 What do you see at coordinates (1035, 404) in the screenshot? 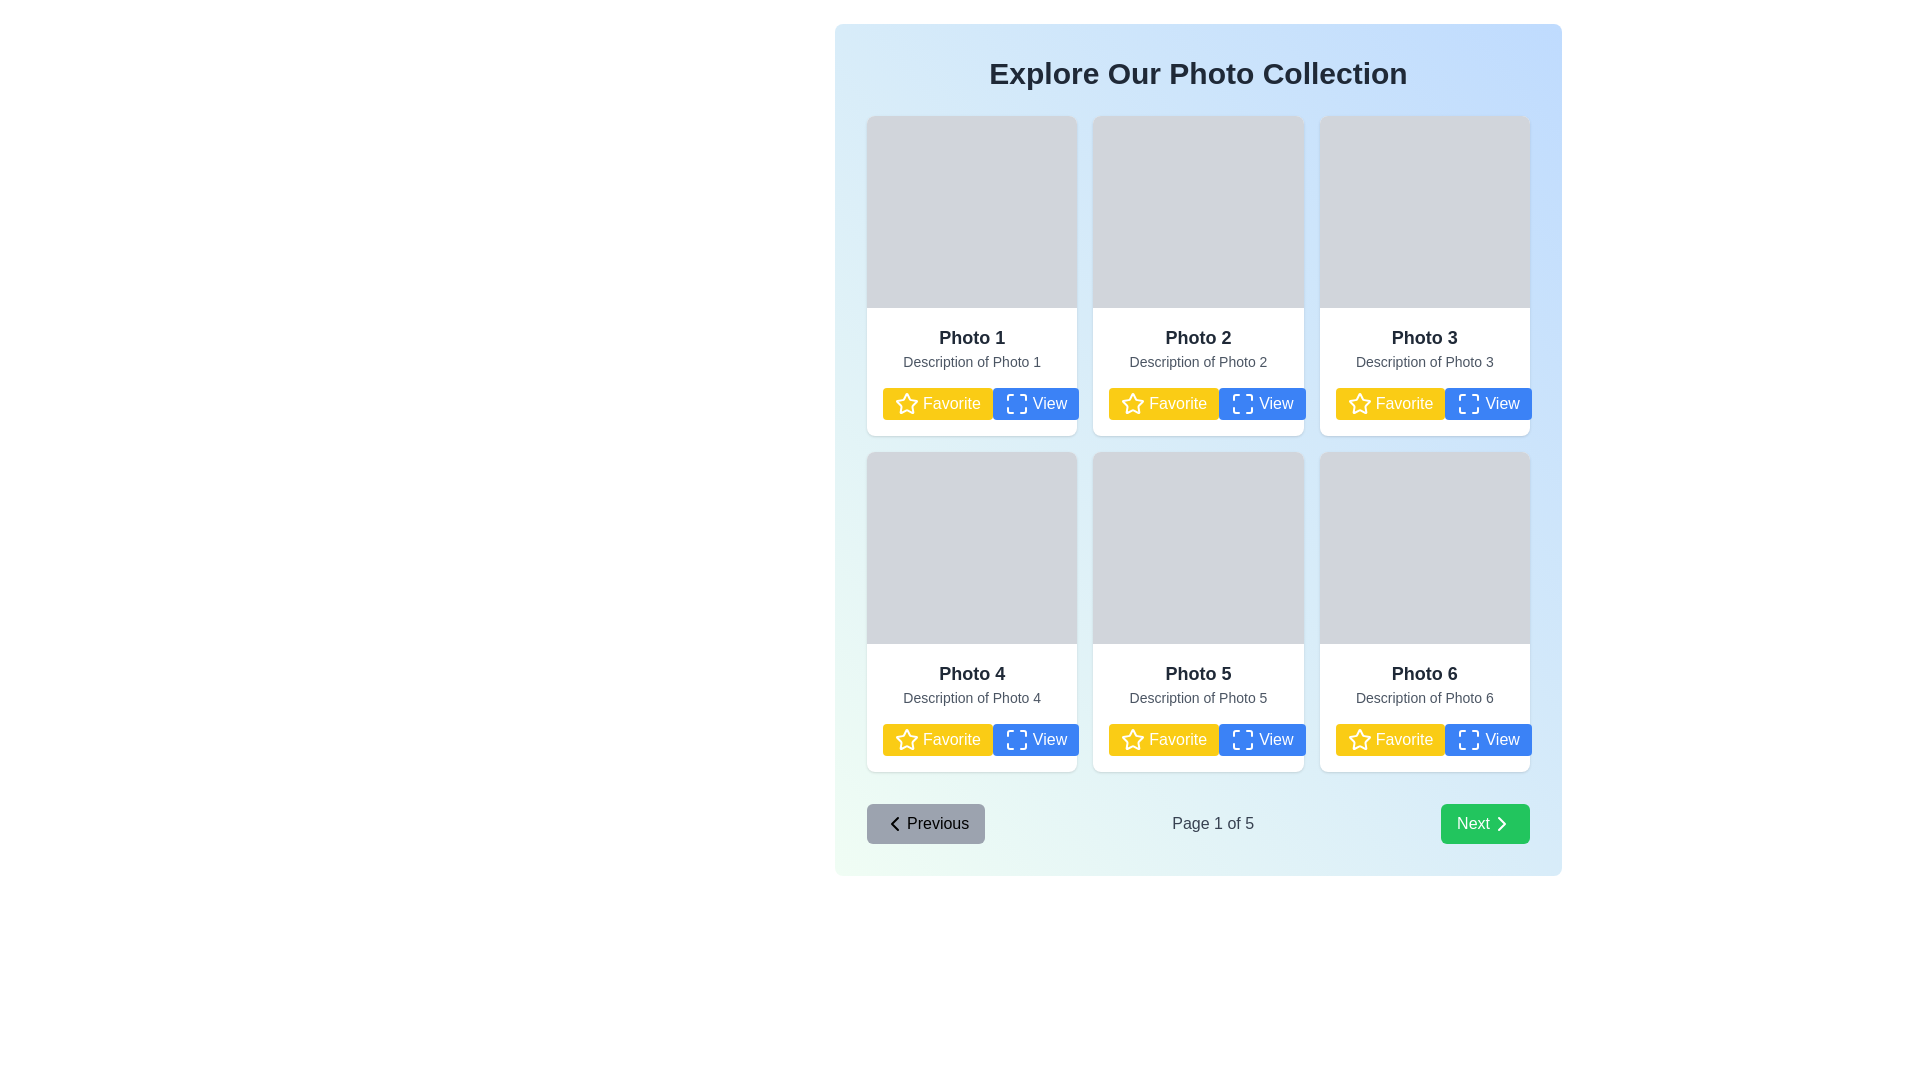
I see `the button located to the right of the 'Favorite' button in the photo card controls` at bounding box center [1035, 404].